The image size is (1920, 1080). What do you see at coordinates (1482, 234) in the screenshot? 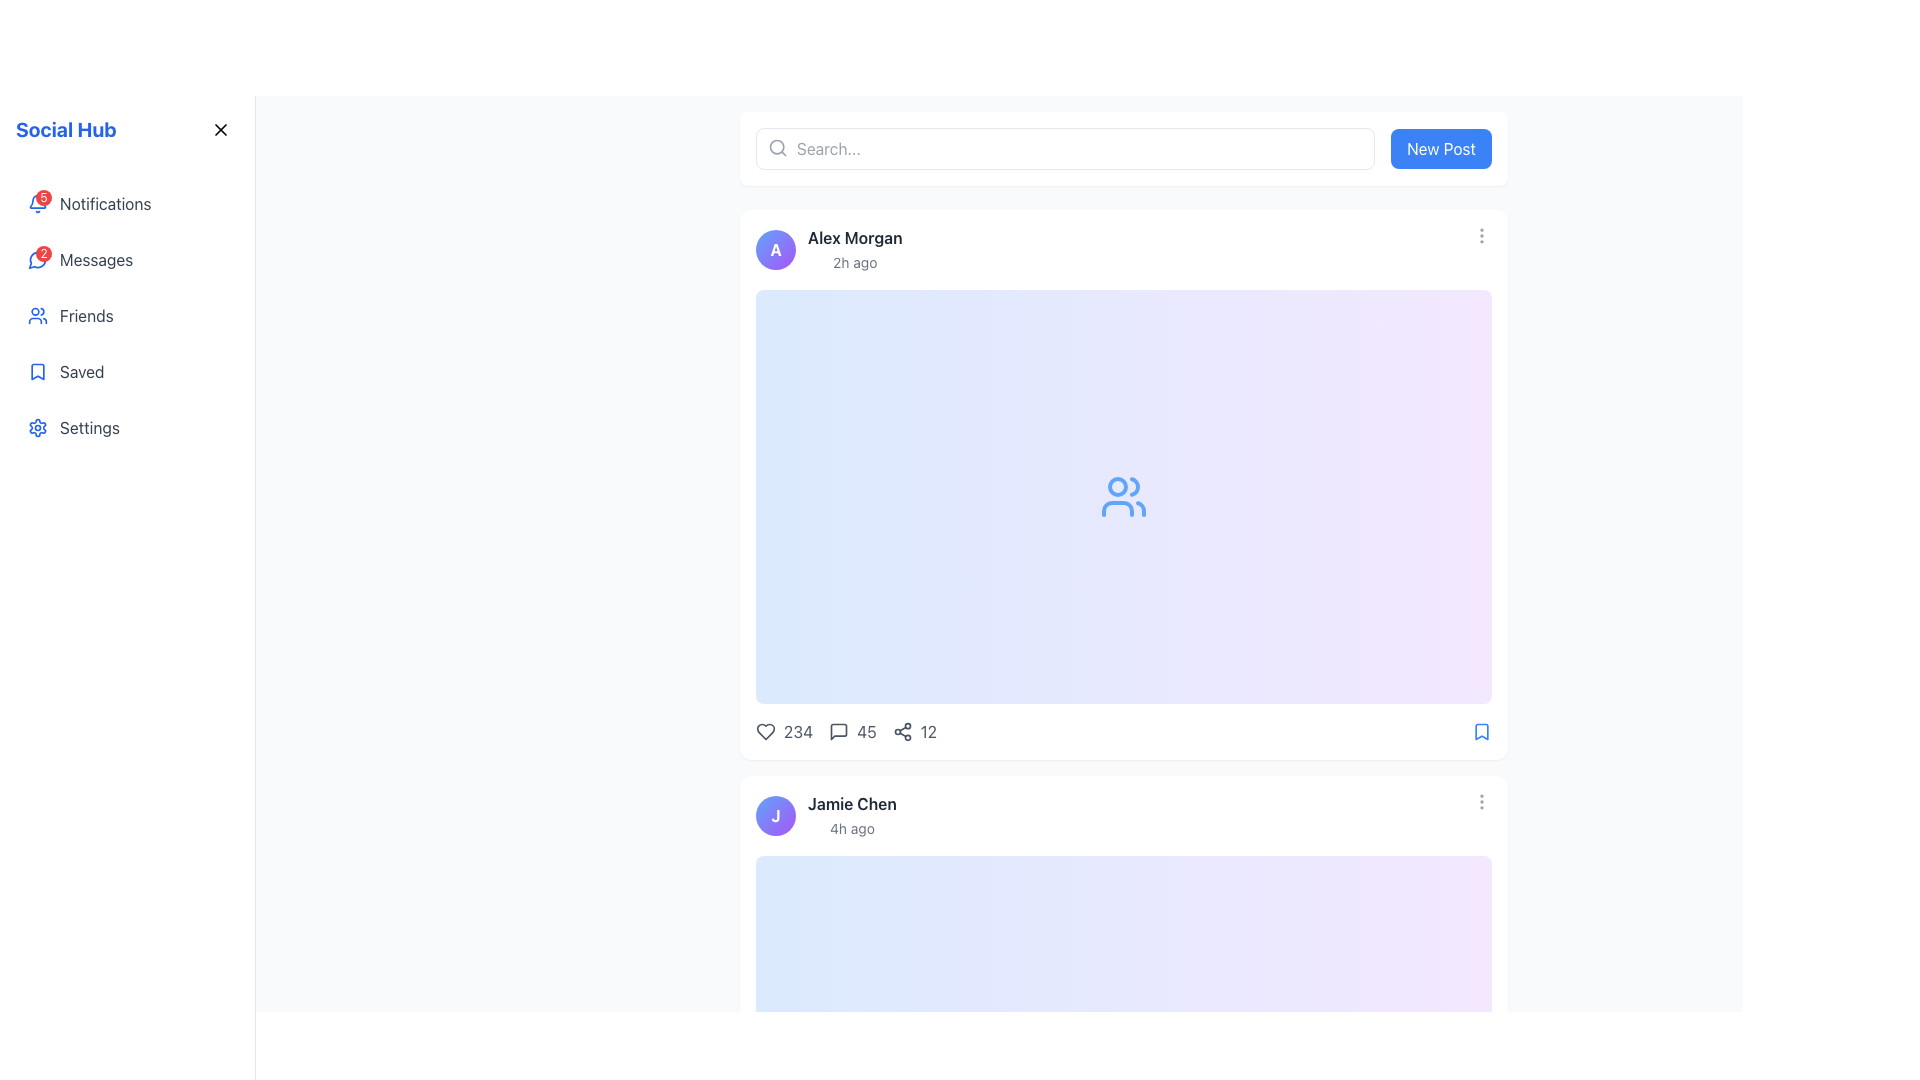
I see `the vertical ellipsis icon located at the top-right corner of the Alex Morgan post` at bounding box center [1482, 234].